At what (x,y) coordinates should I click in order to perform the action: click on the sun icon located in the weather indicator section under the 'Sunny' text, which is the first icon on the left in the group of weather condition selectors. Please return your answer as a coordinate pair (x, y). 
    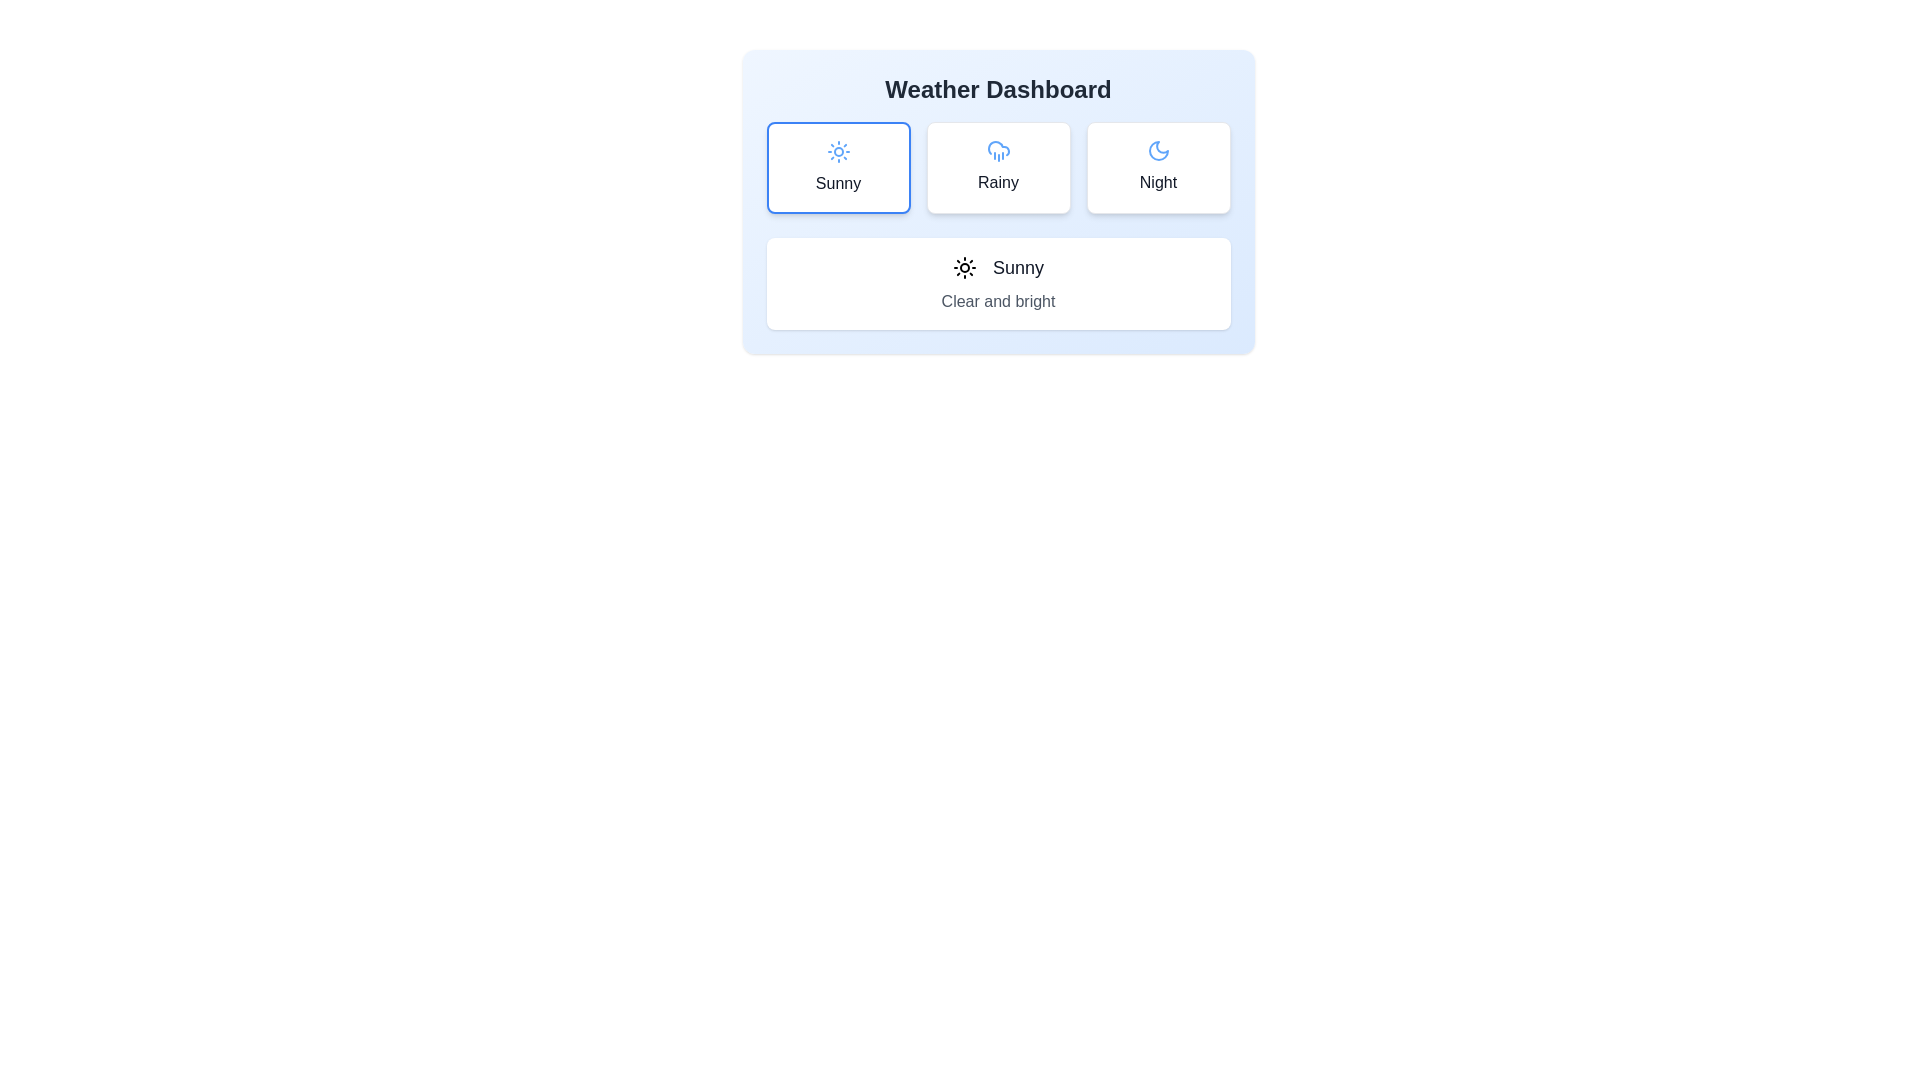
    Looking at the image, I should click on (964, 266).